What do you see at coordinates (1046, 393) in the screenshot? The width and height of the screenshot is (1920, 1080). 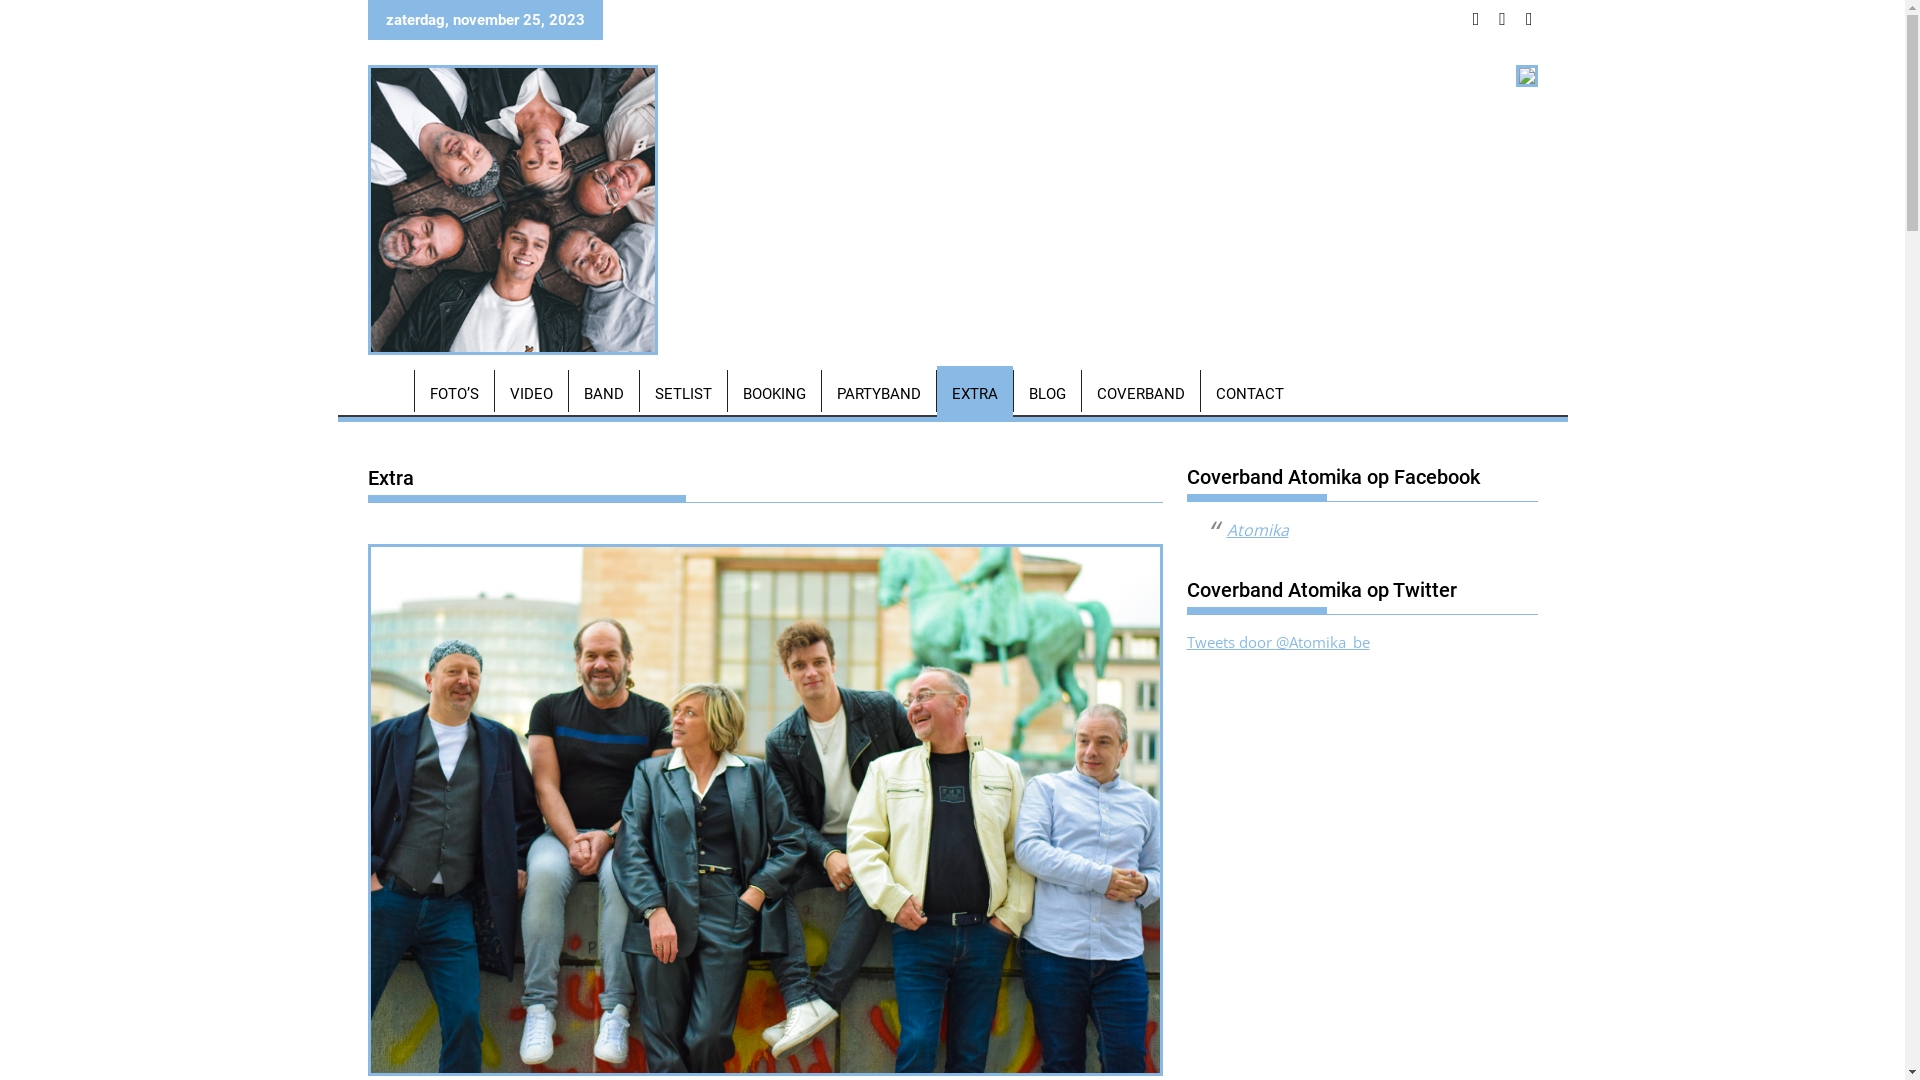 I see `'BLOG'` at bounding box center [1046, 393].